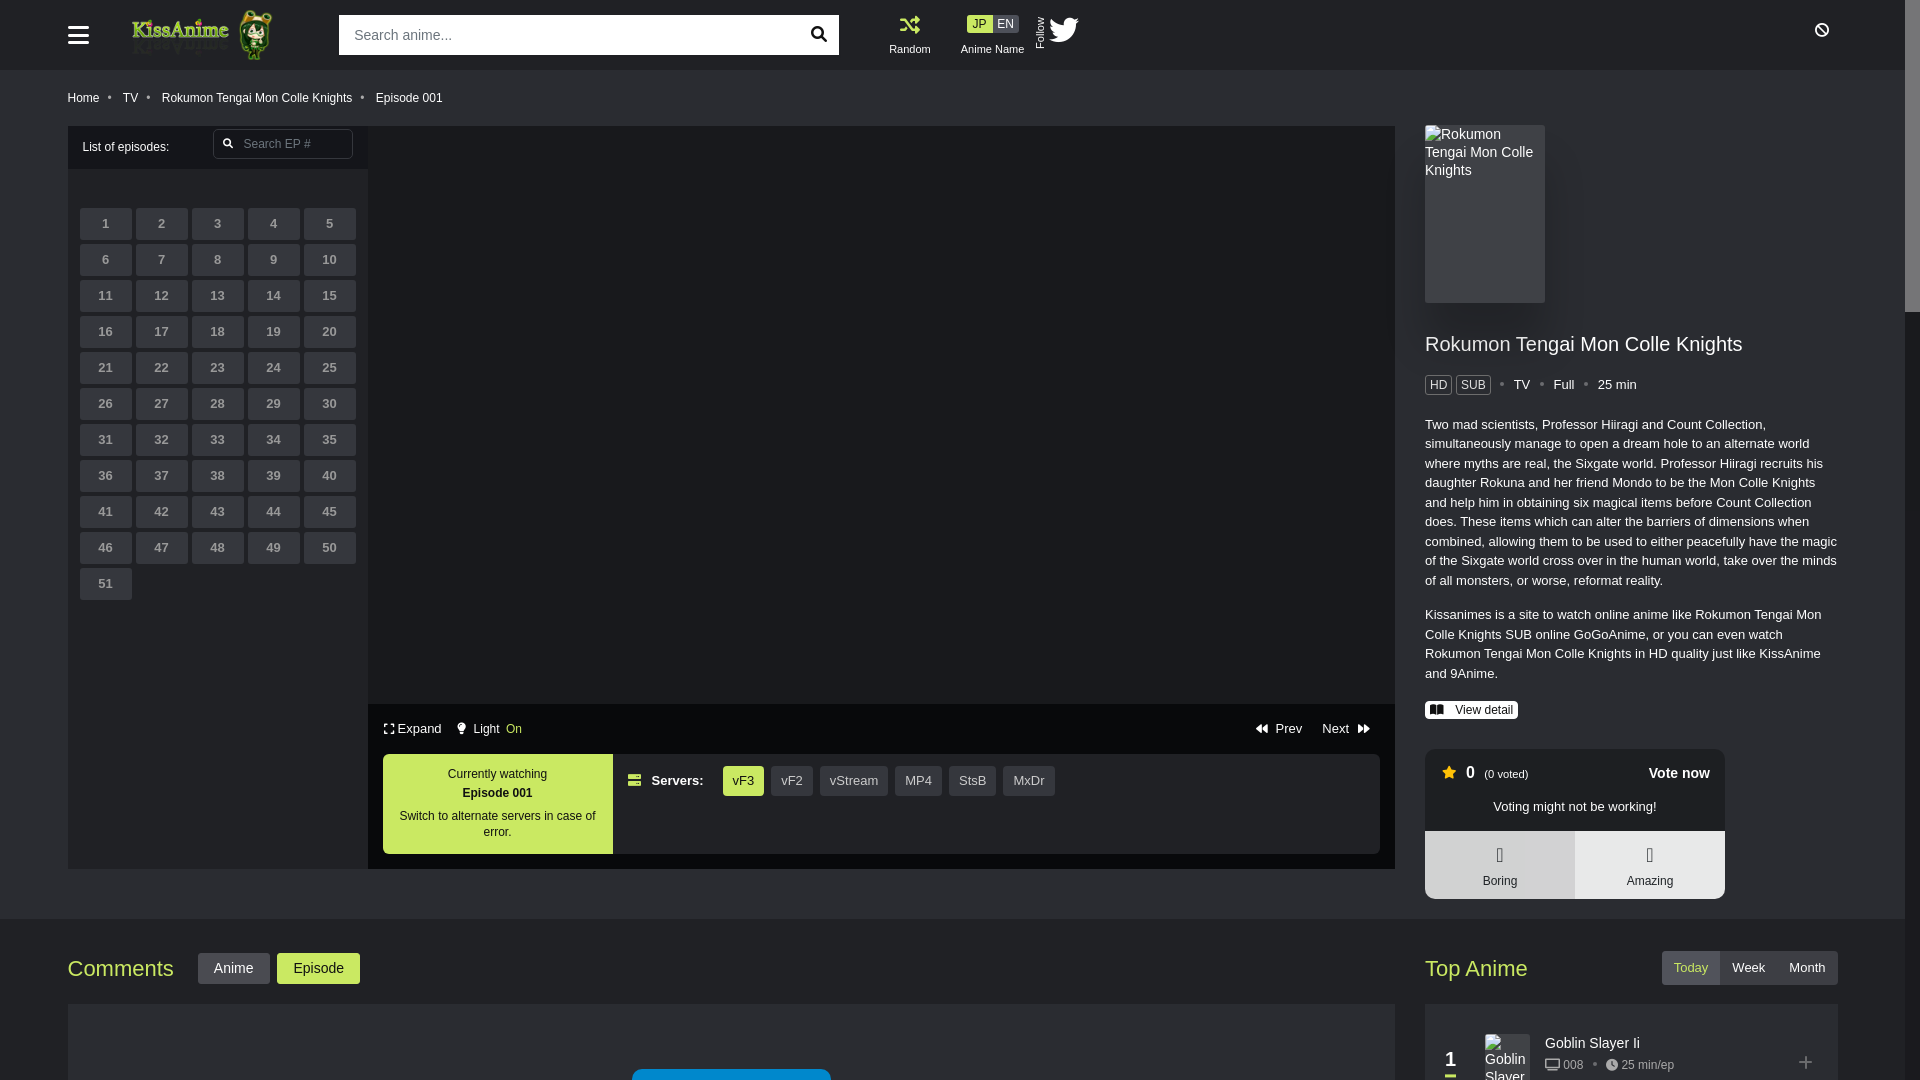  Describe the element at coordinates (375, 97) in the screenshot. I see `'Episode 001'` at that location.